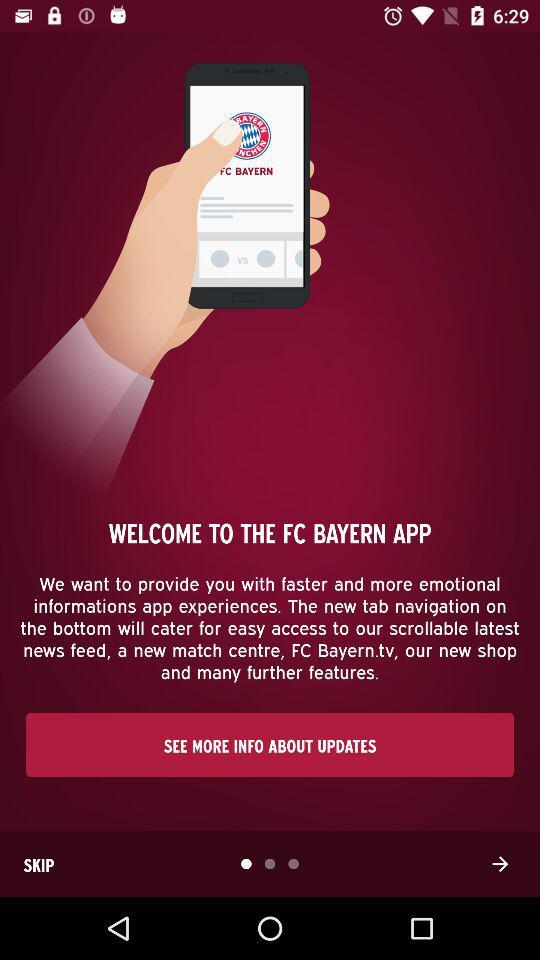  Describe the element at coordinates (499, 863) in the screenshot. I see `the icon at the bottom right corner` at that location.